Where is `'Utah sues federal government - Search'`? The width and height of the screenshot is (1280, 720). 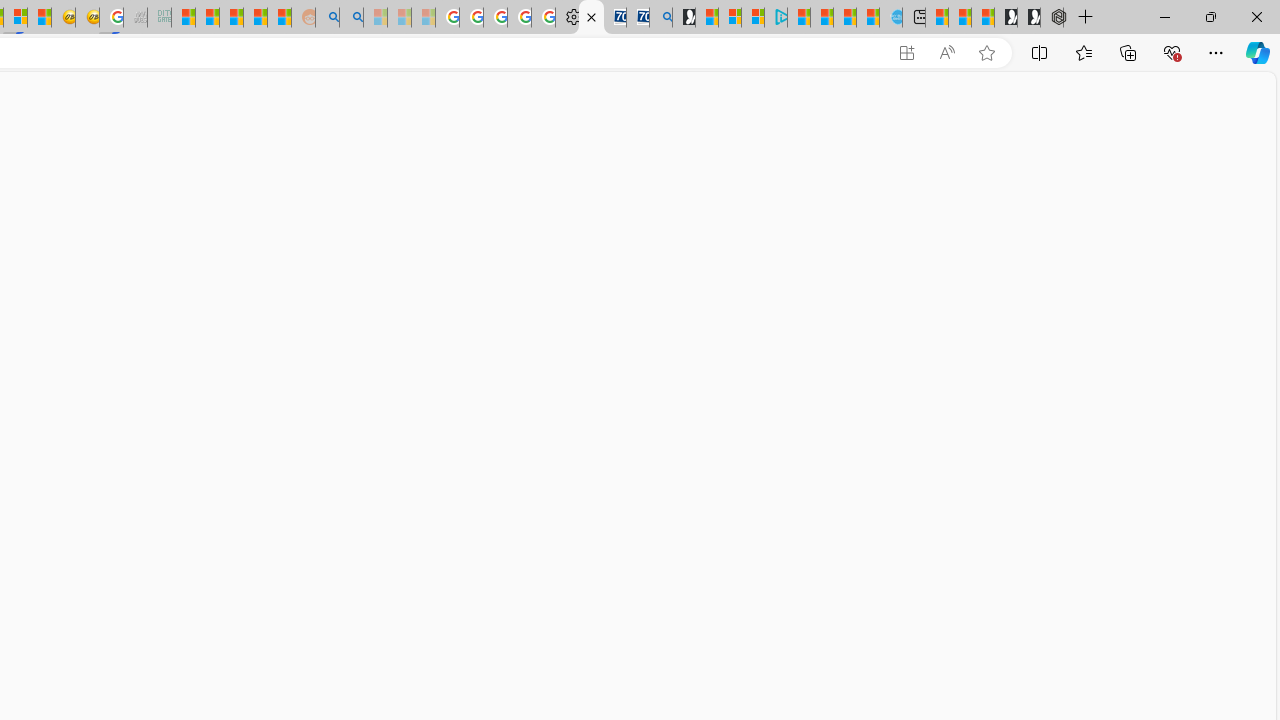
'Utah sues federal government - Search' is located at coordinates (352, 17).